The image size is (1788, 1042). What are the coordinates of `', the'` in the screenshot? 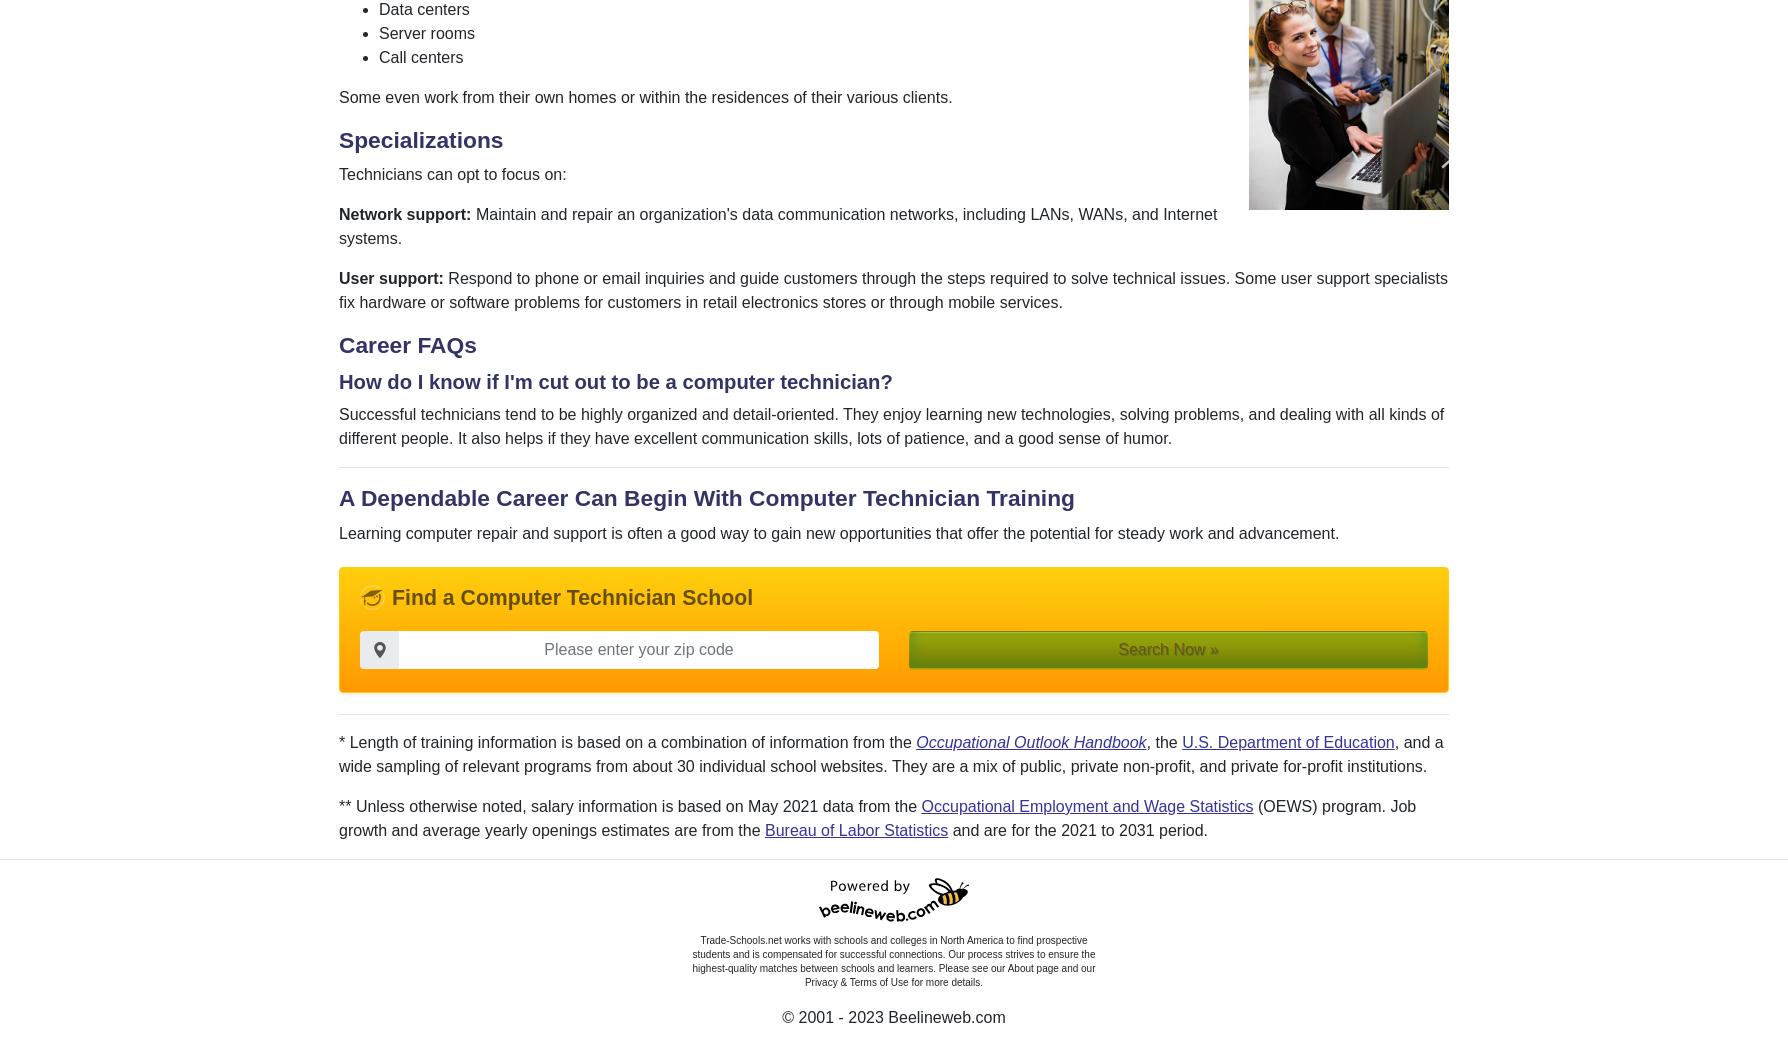 It's located at (1162, 740).